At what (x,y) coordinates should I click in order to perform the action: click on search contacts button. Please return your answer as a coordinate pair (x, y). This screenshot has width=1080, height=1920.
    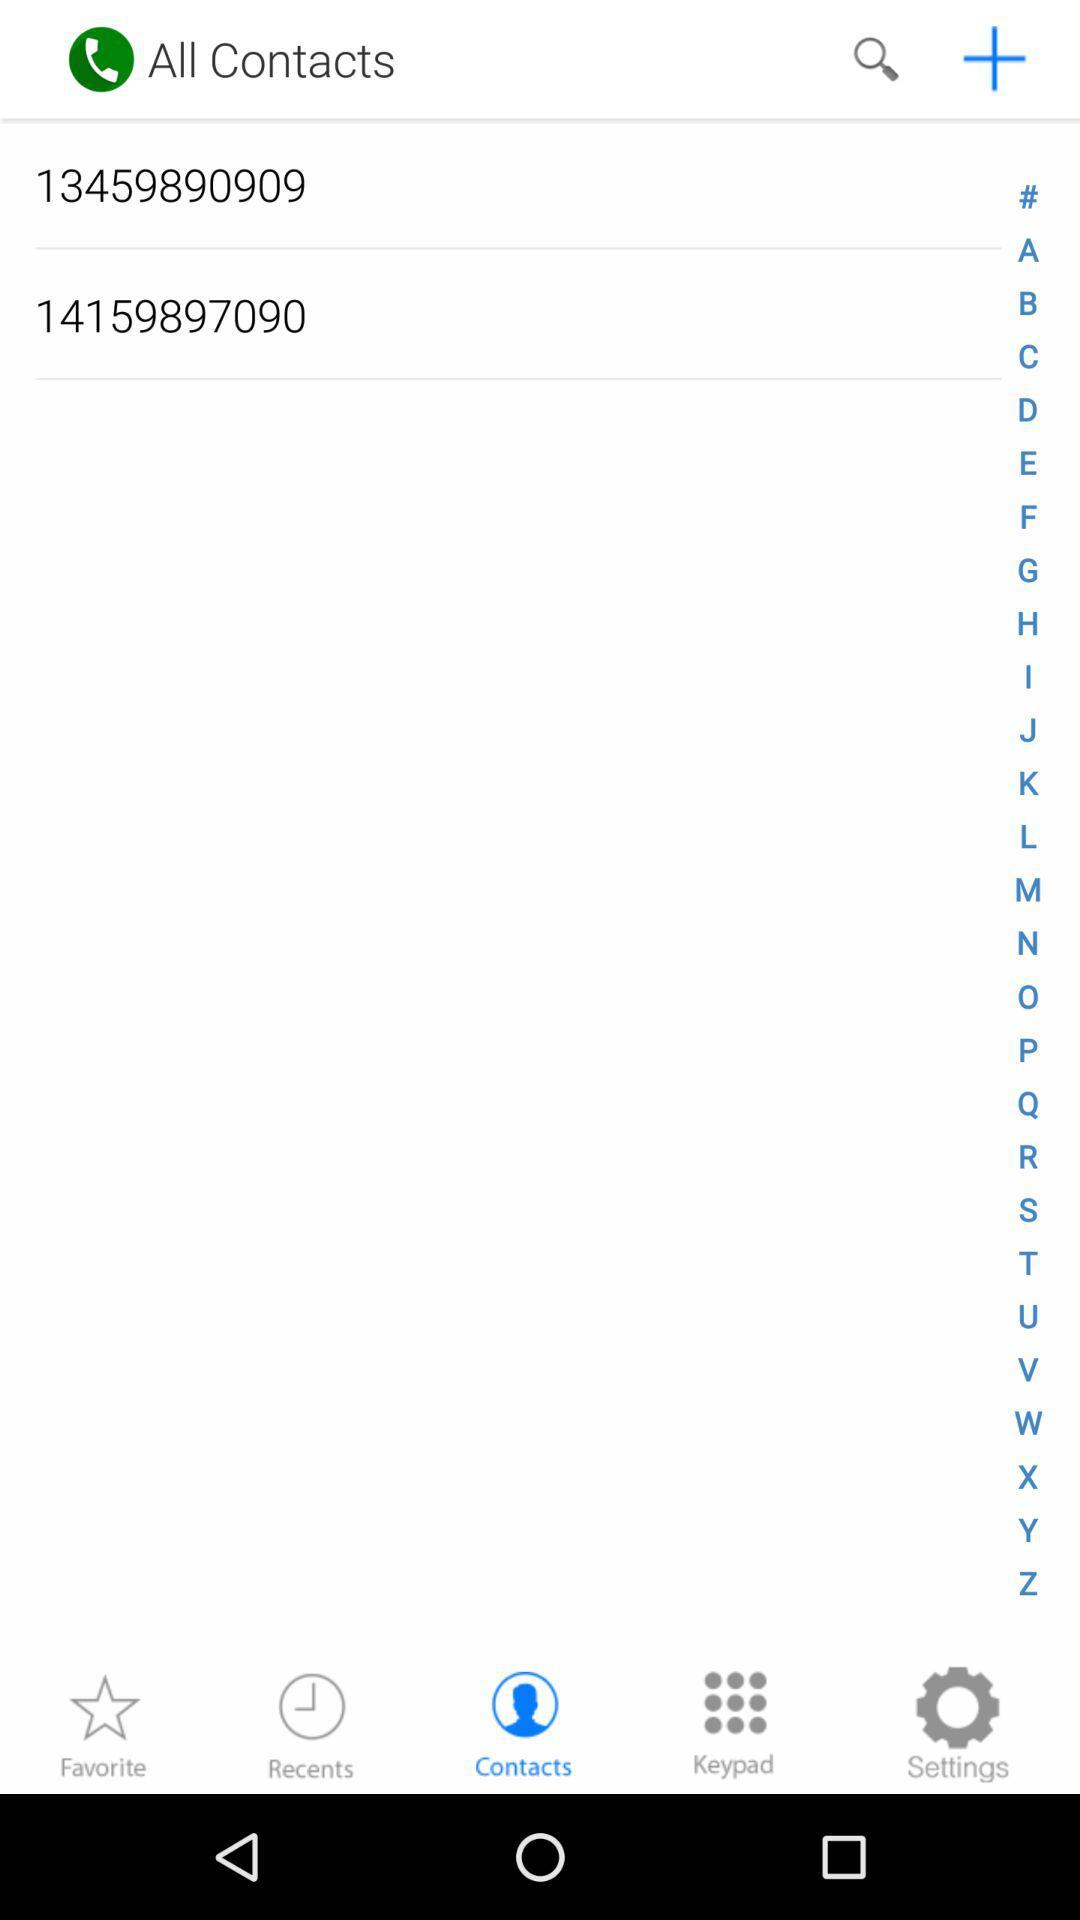
    Looking at the image, I should click on (874, 59).